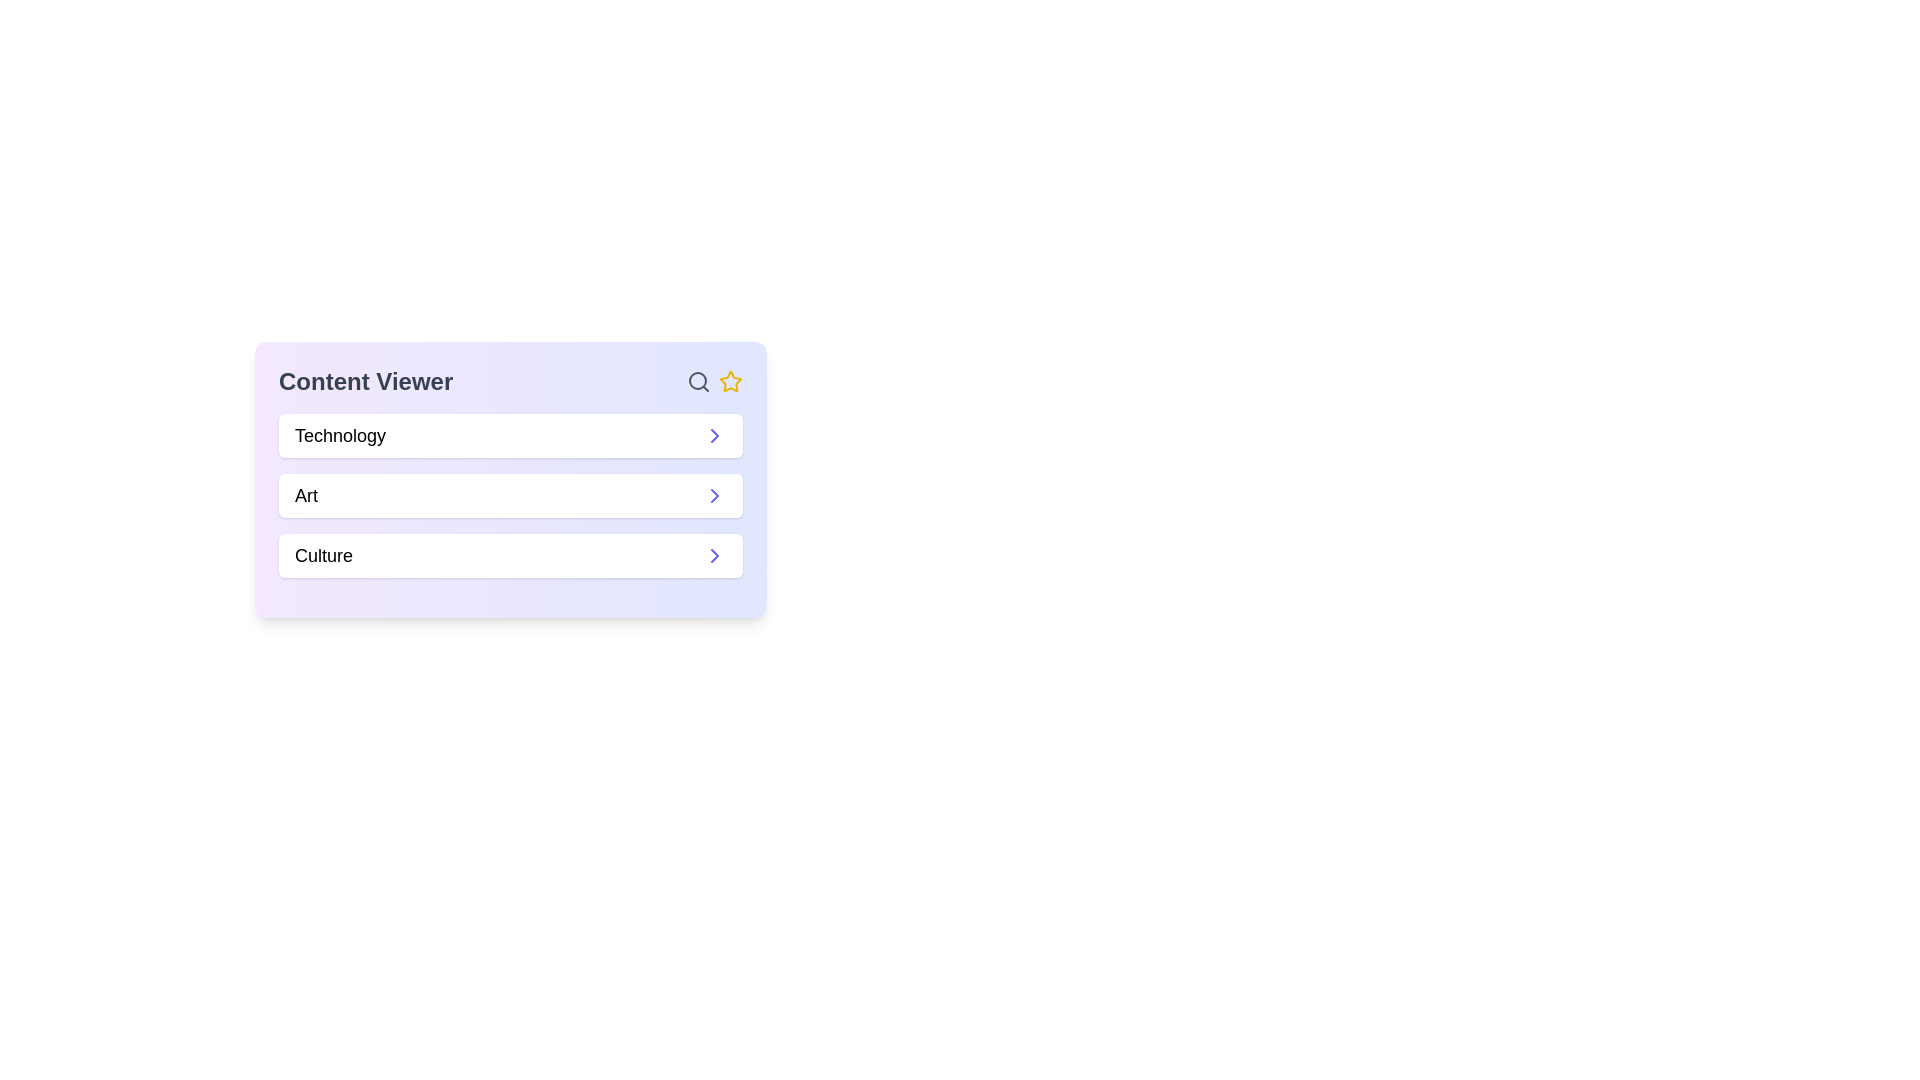 The image size is (1920, 1080). What do you see at coordinates (729, 381) in the screenshot?
I see `the star-shaped icon in the top-right corner of the content viewer panel, which is styled in yellow and indicates a rating feature` at bounding box center [729, 381].